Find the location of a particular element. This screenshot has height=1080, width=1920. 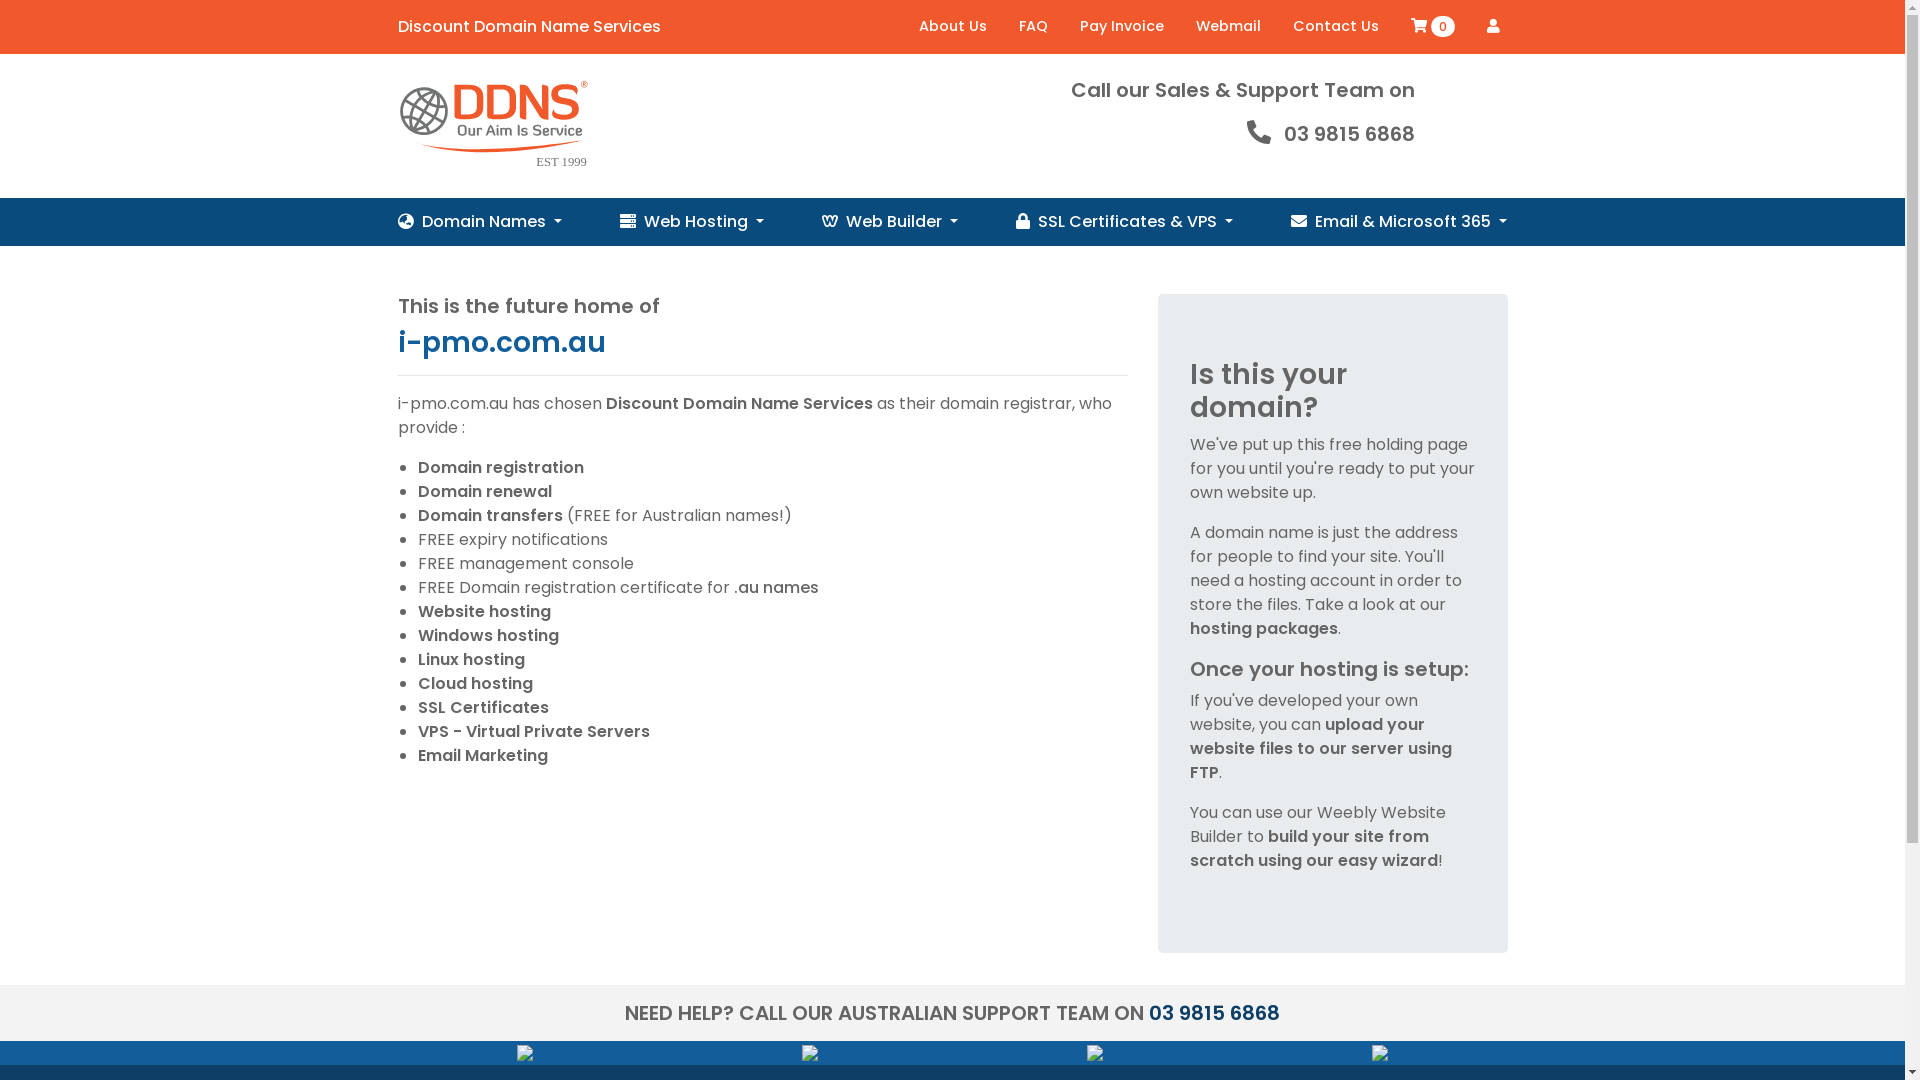

'Login' is located at coordinates (1492, 26).